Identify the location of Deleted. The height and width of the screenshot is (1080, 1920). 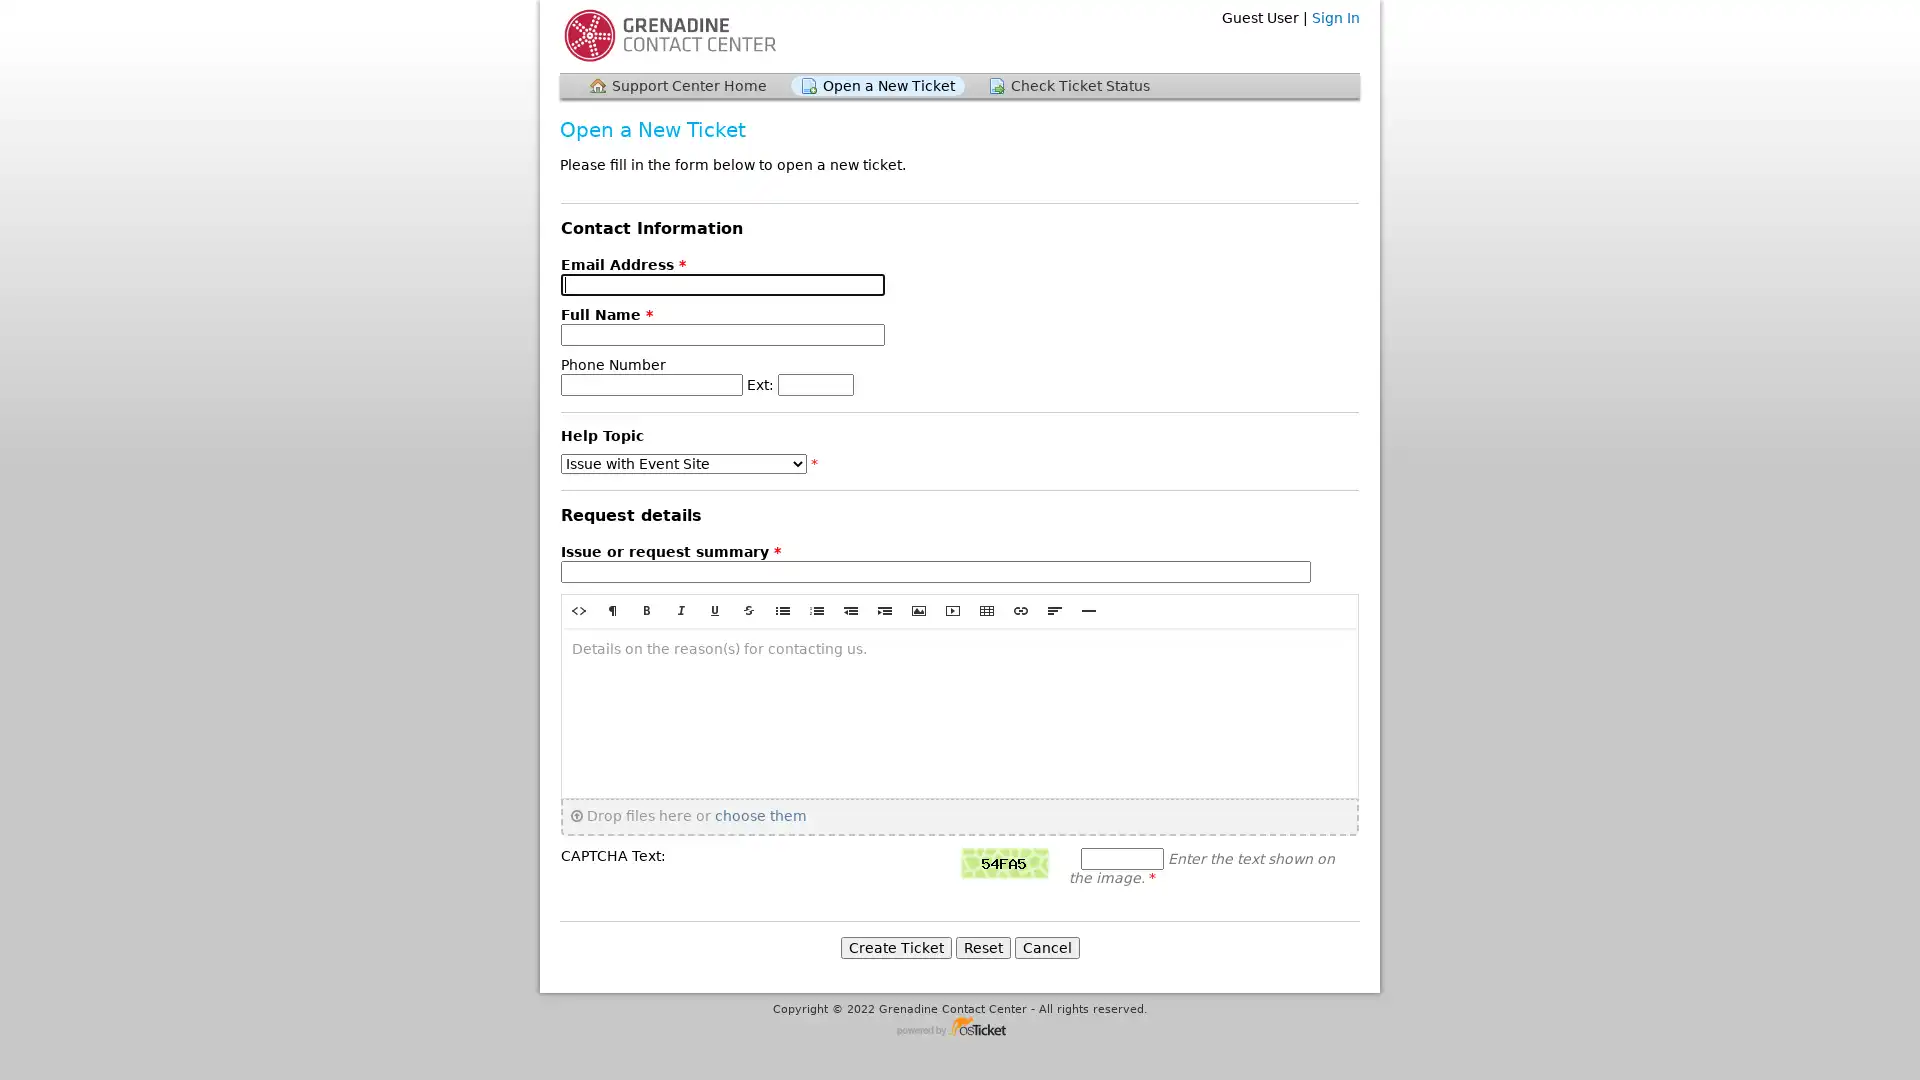
(747, 609).